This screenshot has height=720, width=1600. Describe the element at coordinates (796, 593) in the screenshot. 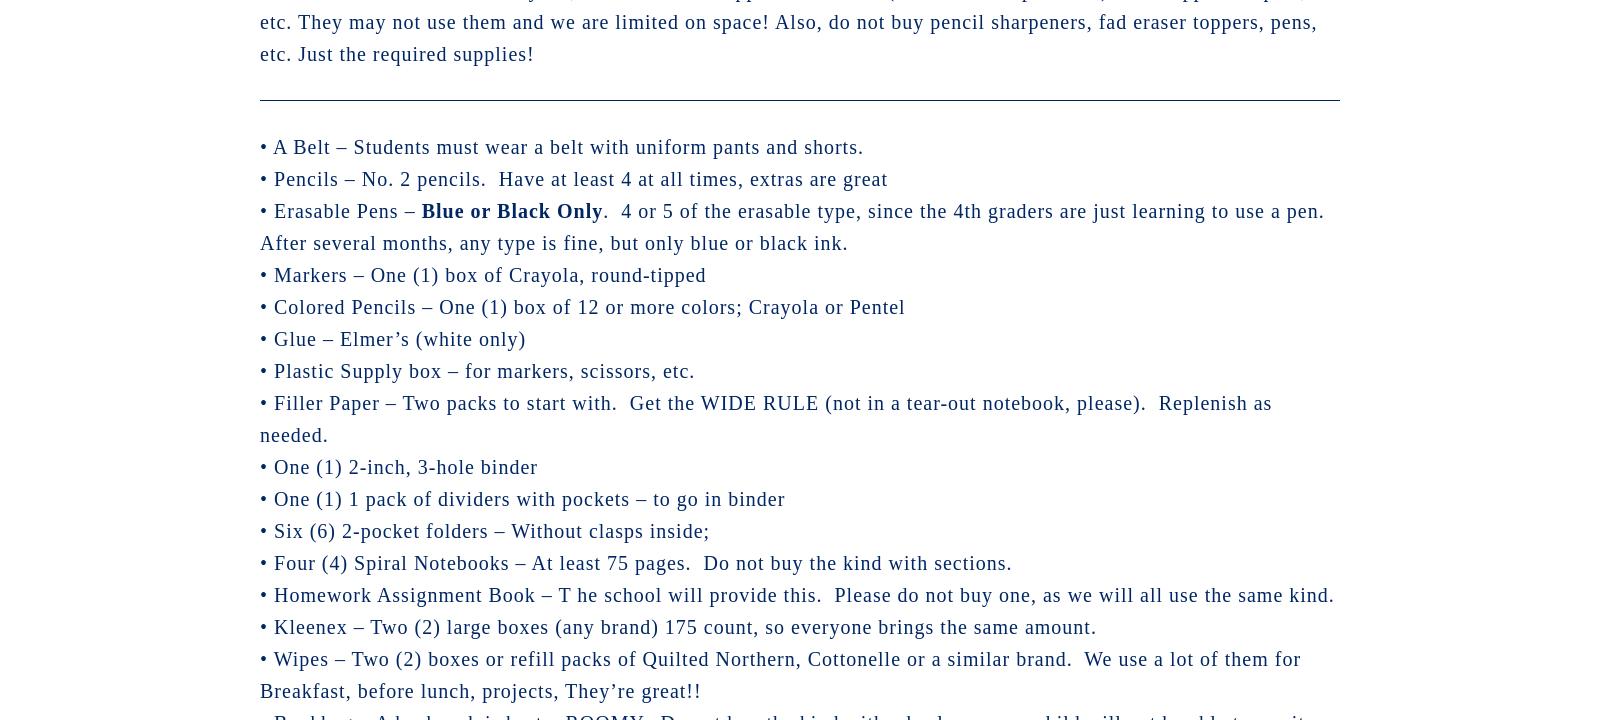

I see `'• Homework Assignment Book – T he school will provide this.  Please do not buy one, as we will all use the same kind.'` at that location.